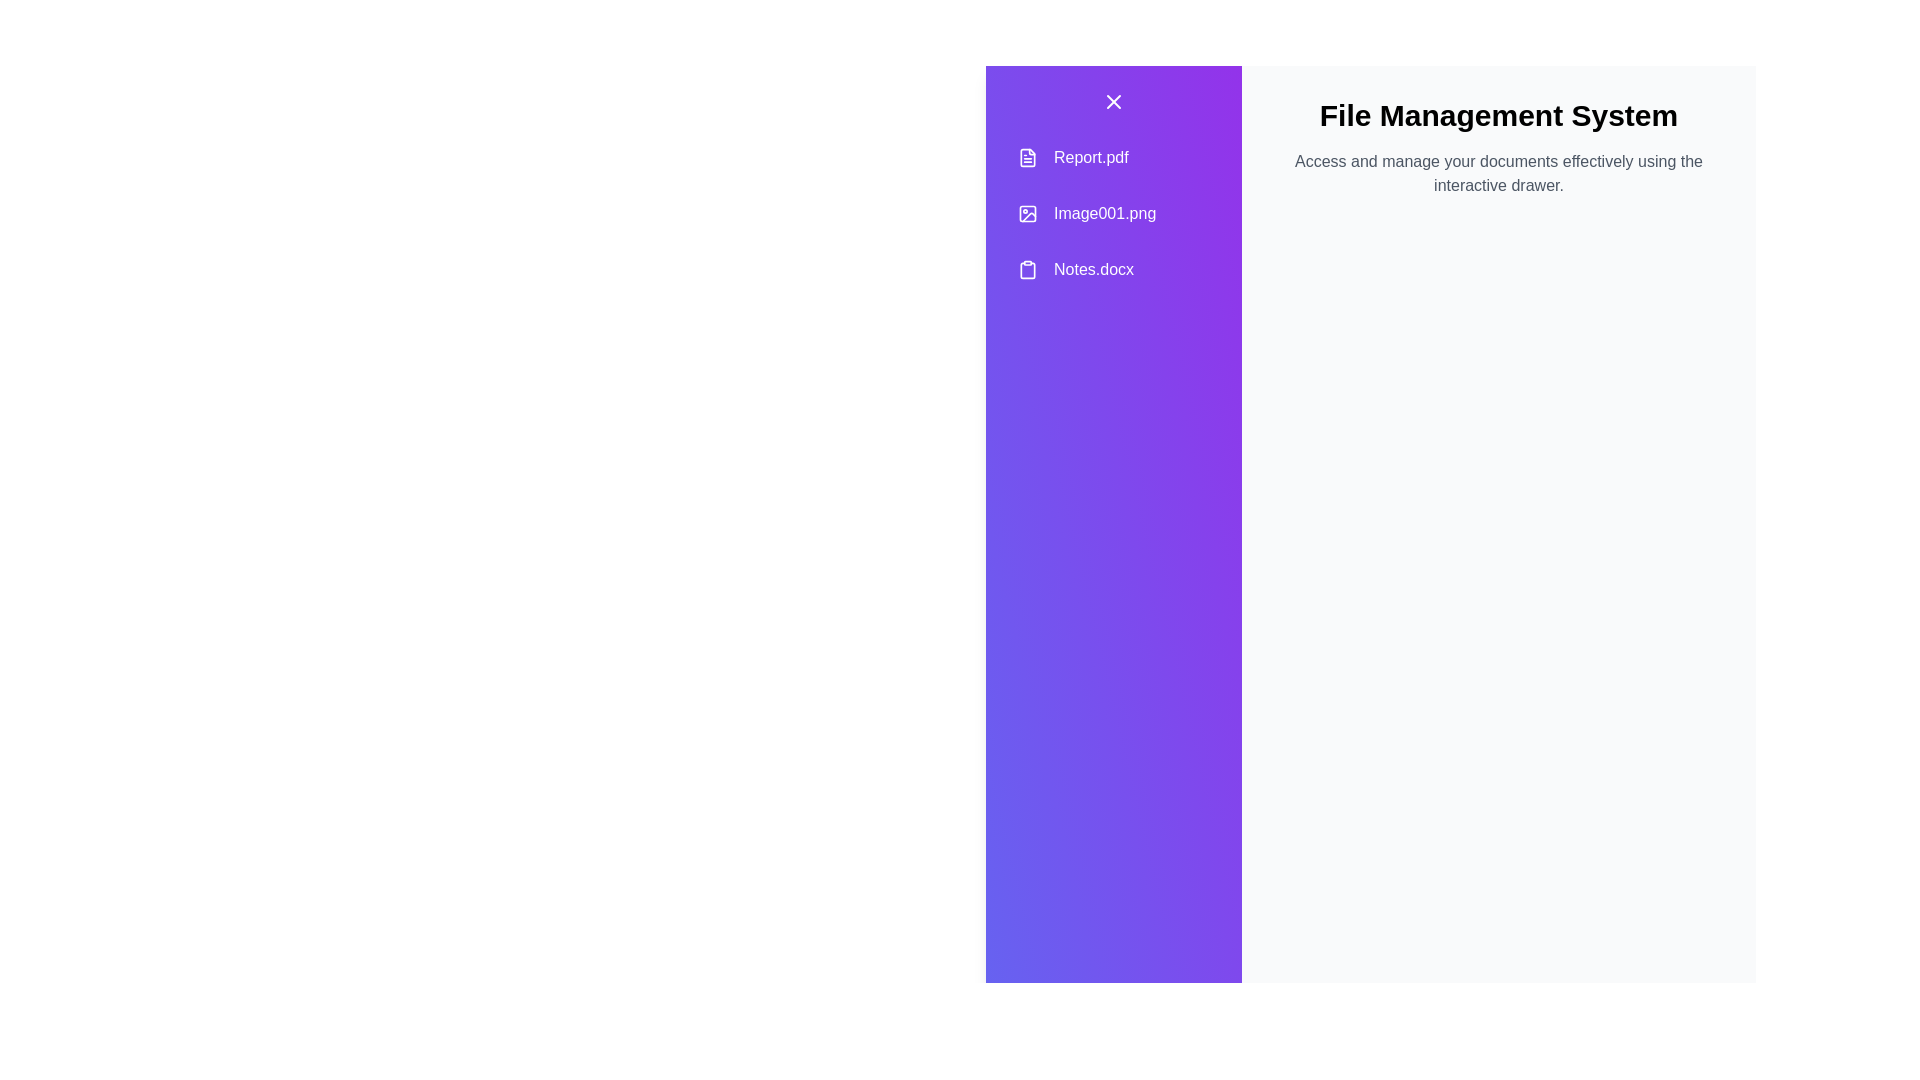  What do you see at coordinates (1112, 213) in the screenshot?
I see `the document name Image001.png to observe the hover effect` at bounding box center [1112, 213].